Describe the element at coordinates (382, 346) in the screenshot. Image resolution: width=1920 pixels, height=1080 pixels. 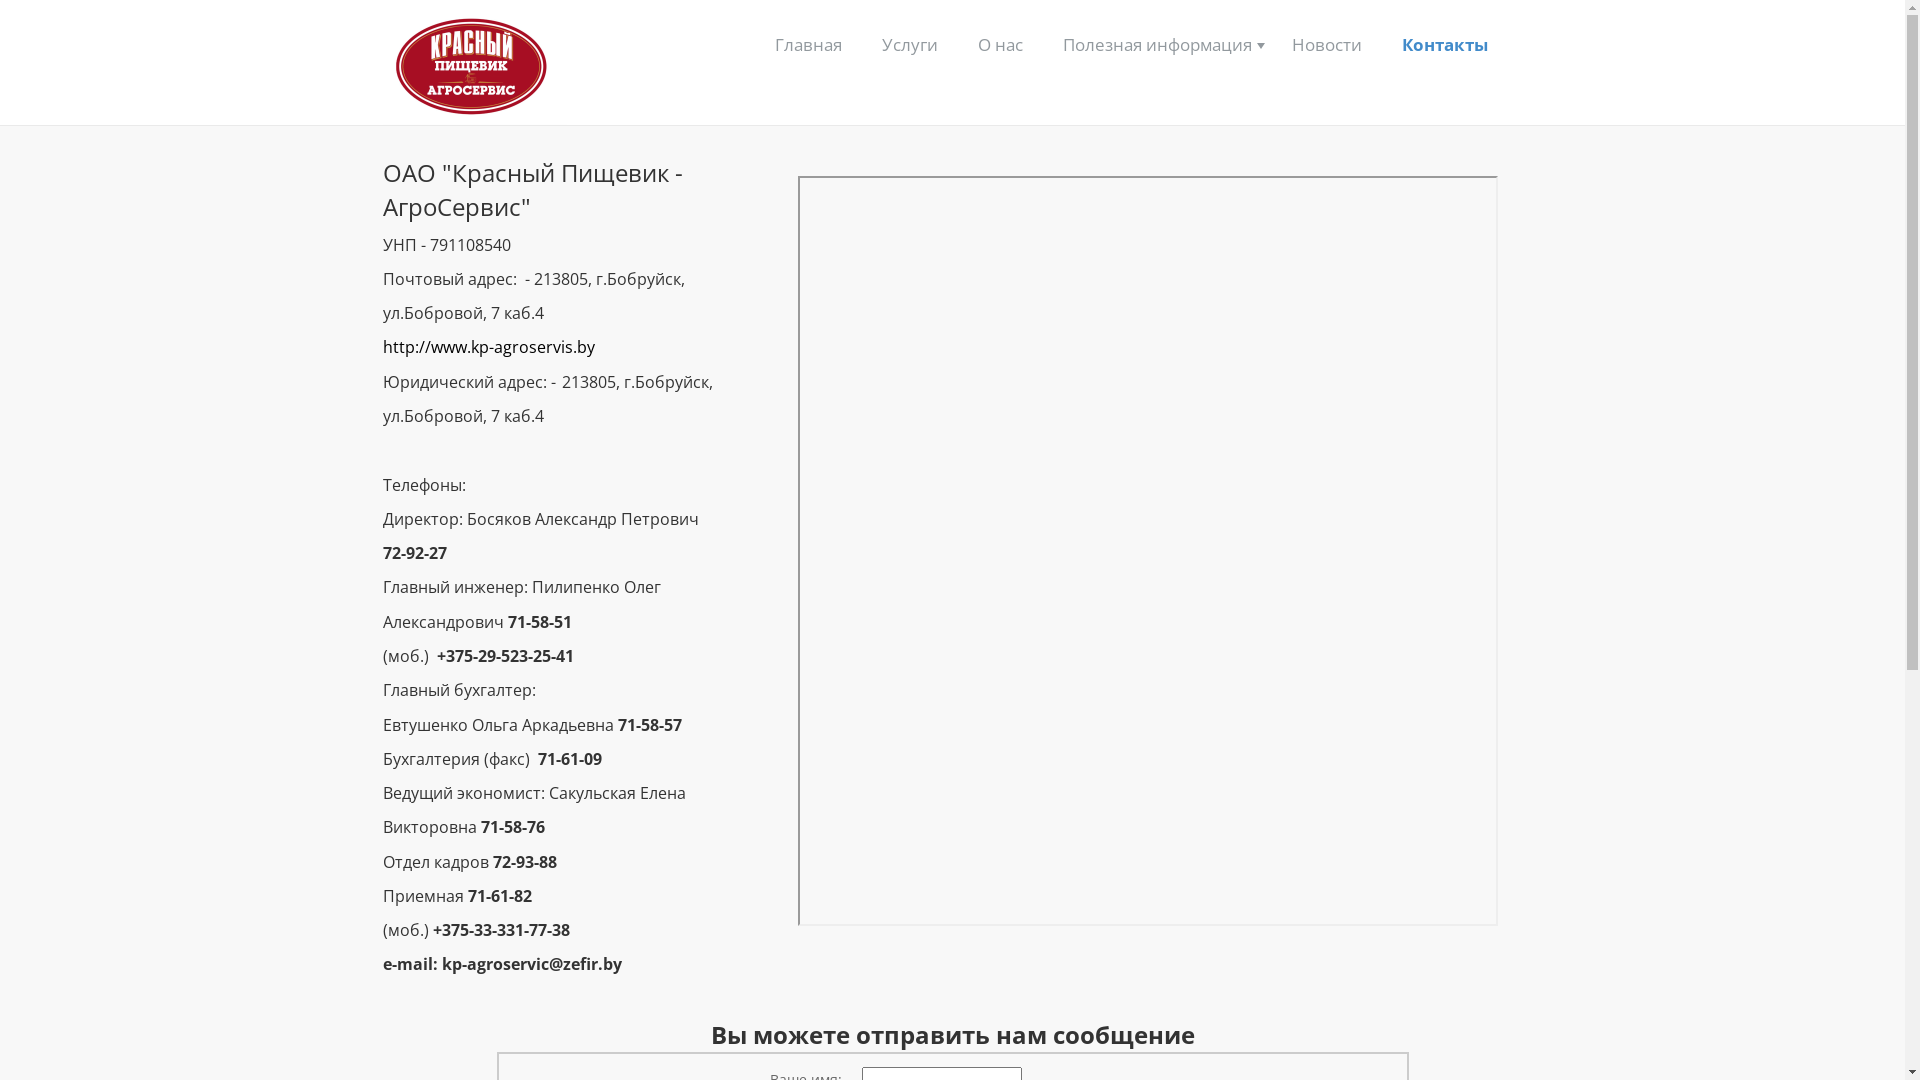
I see `'http://www.kp-agroservis.by'` at that location.